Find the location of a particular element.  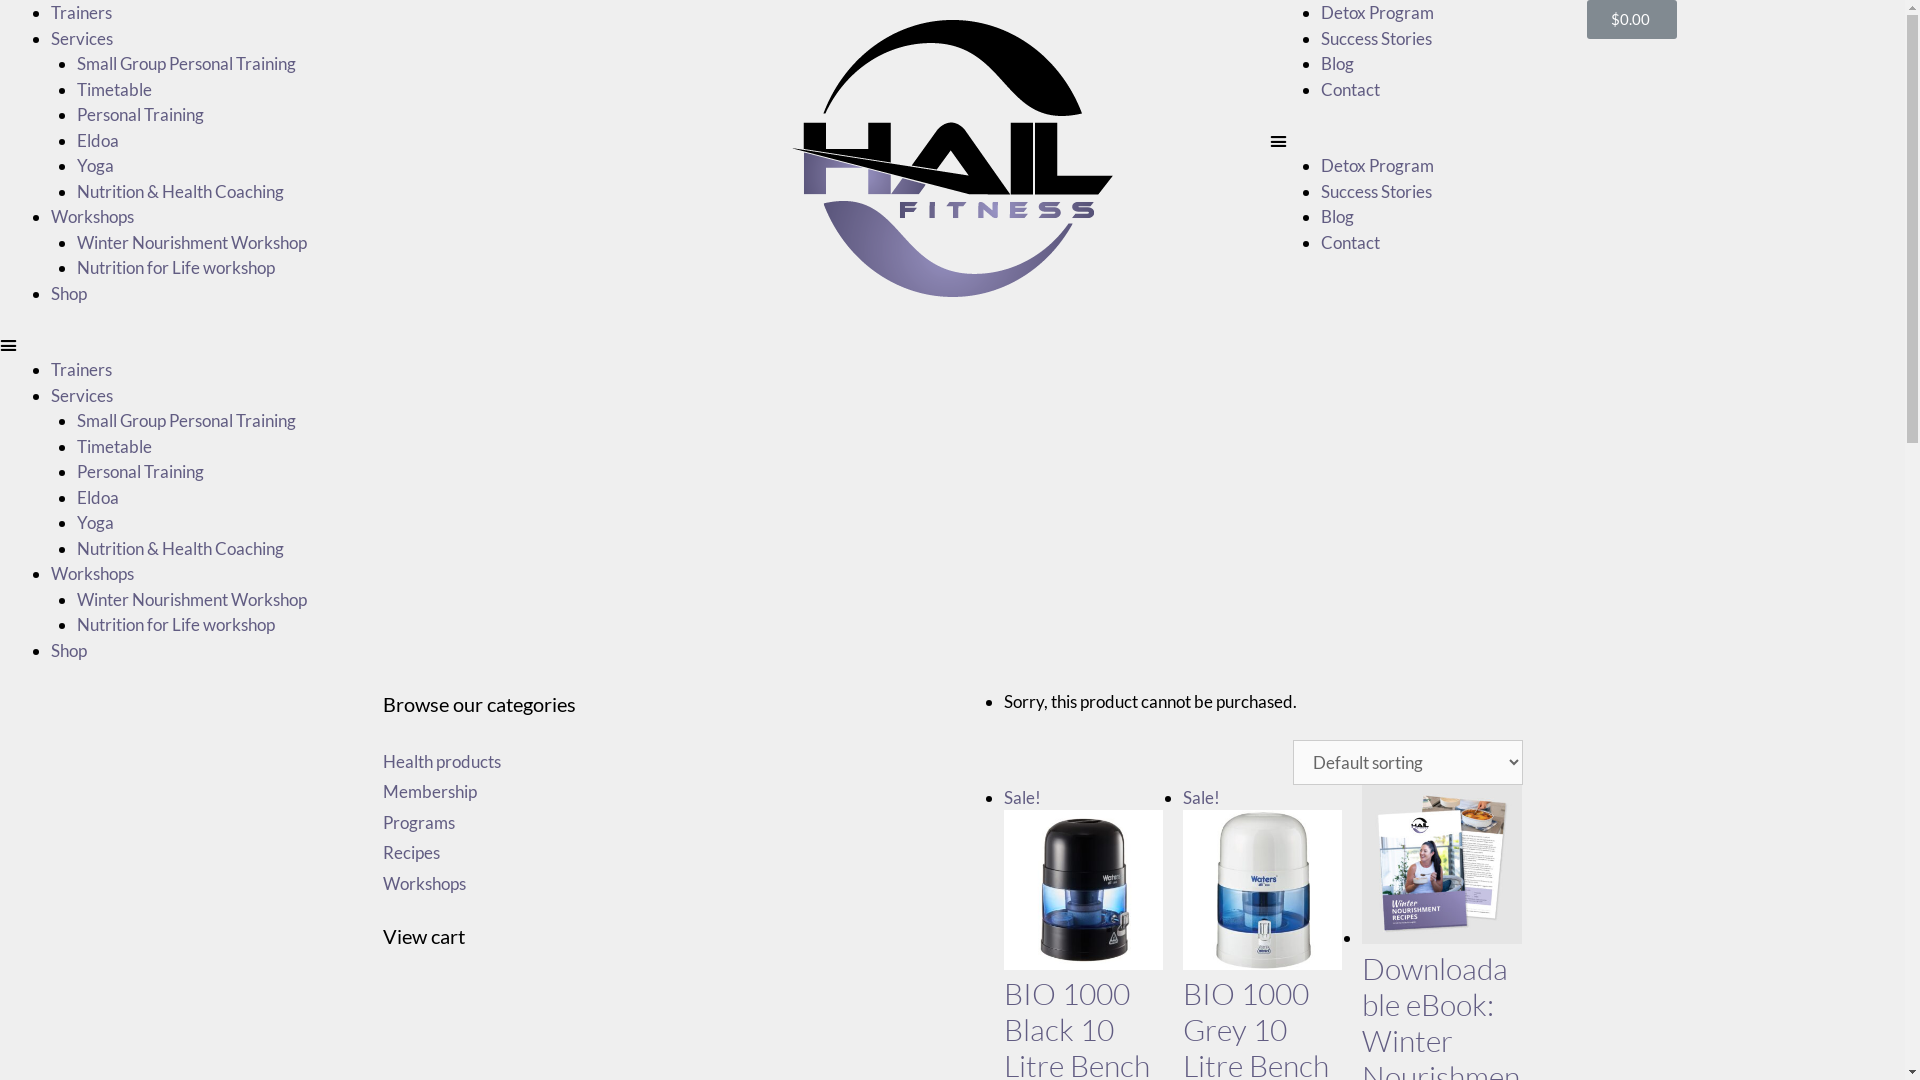

'Personal Training' is located at coordinates (138, 114).